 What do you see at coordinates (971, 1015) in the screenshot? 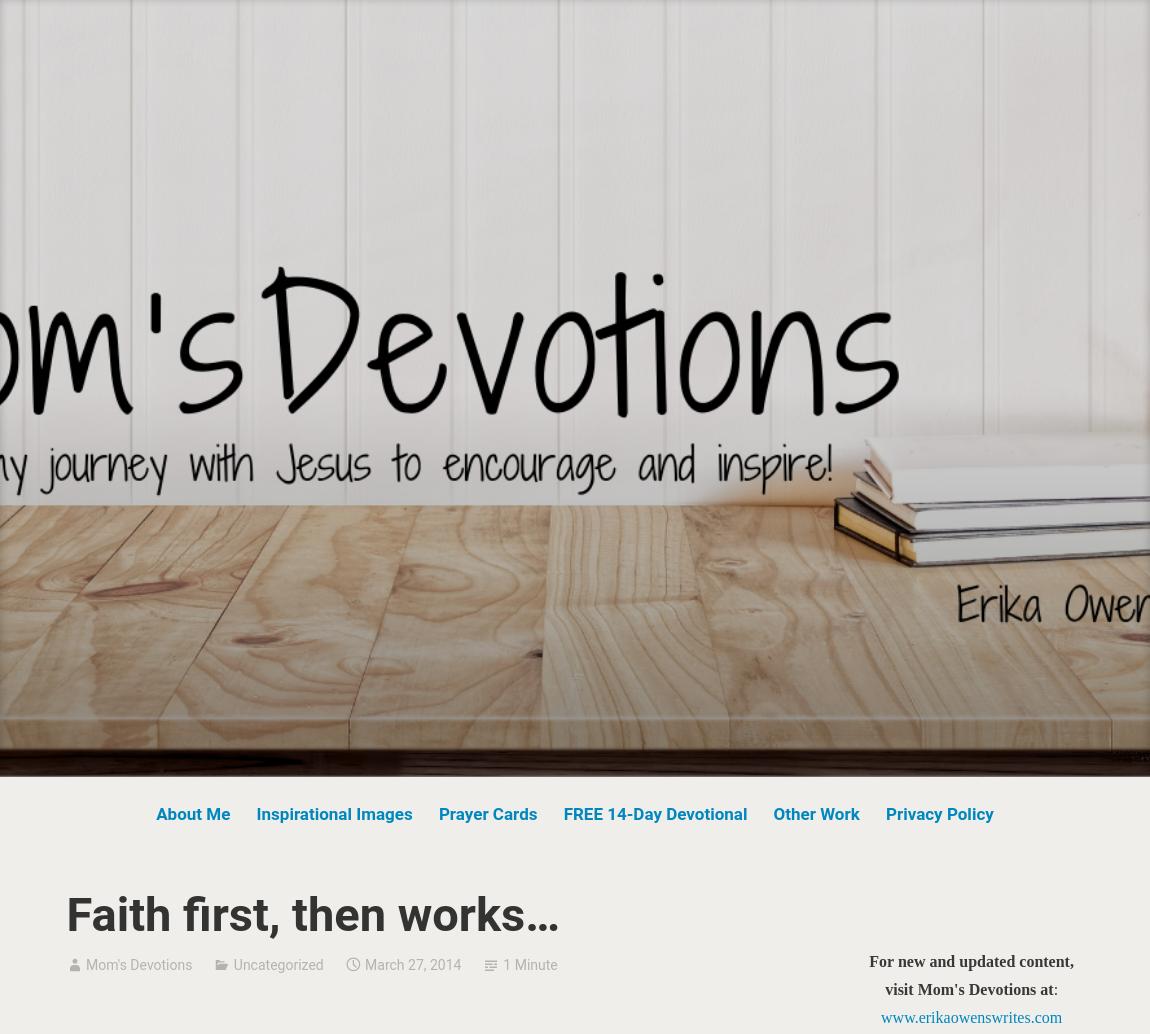
I see `'www.erikaowenswrites.com'` at bounding box center [971, 1015].